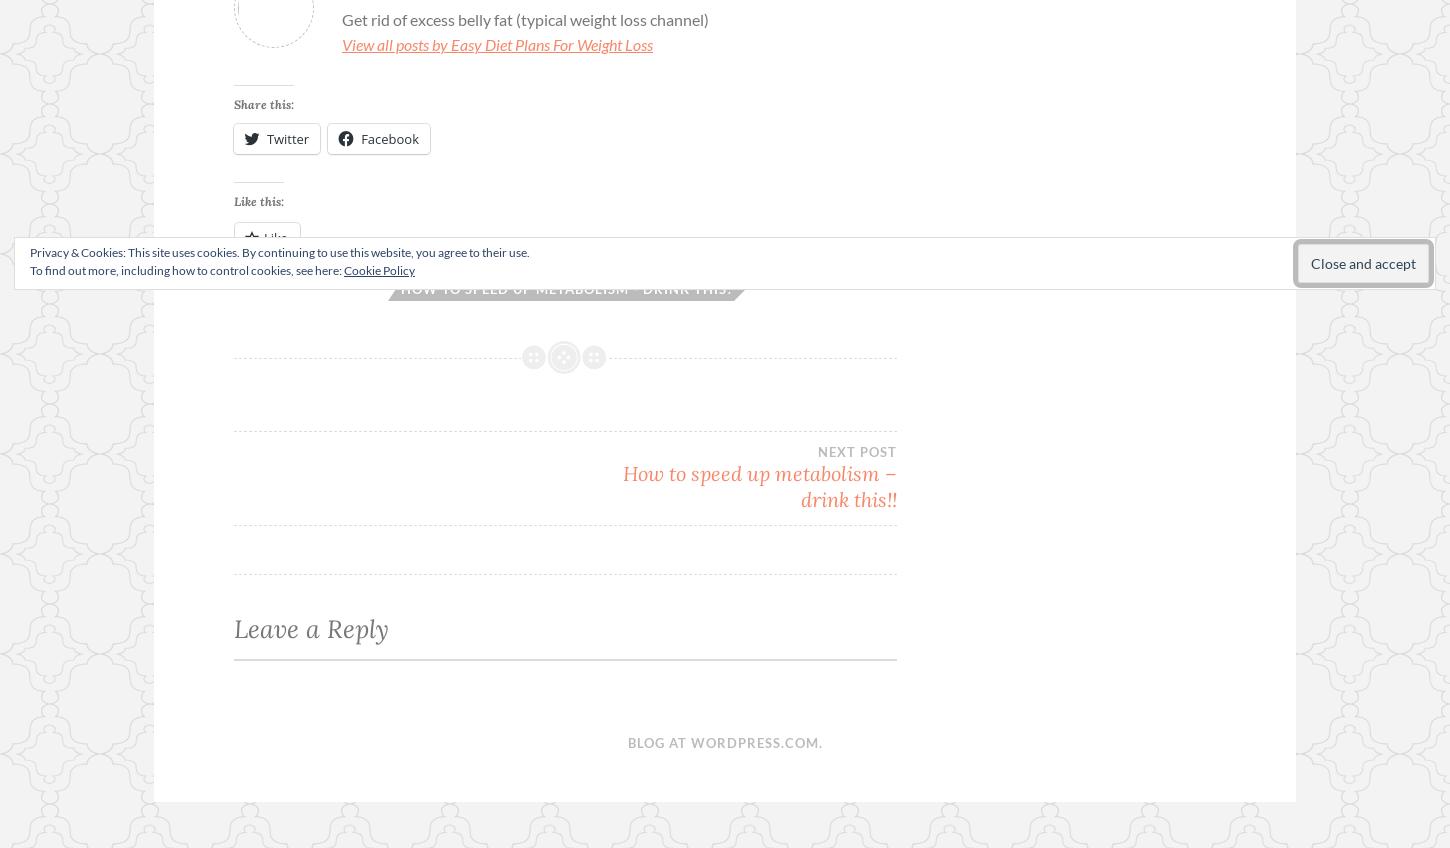 Image resolution: width=1450 pixels, height=848 pixels. What do you see at coordinates (361, 137) in the screenshot?
I see `'Facebook'` at bounding box center [361, 137].